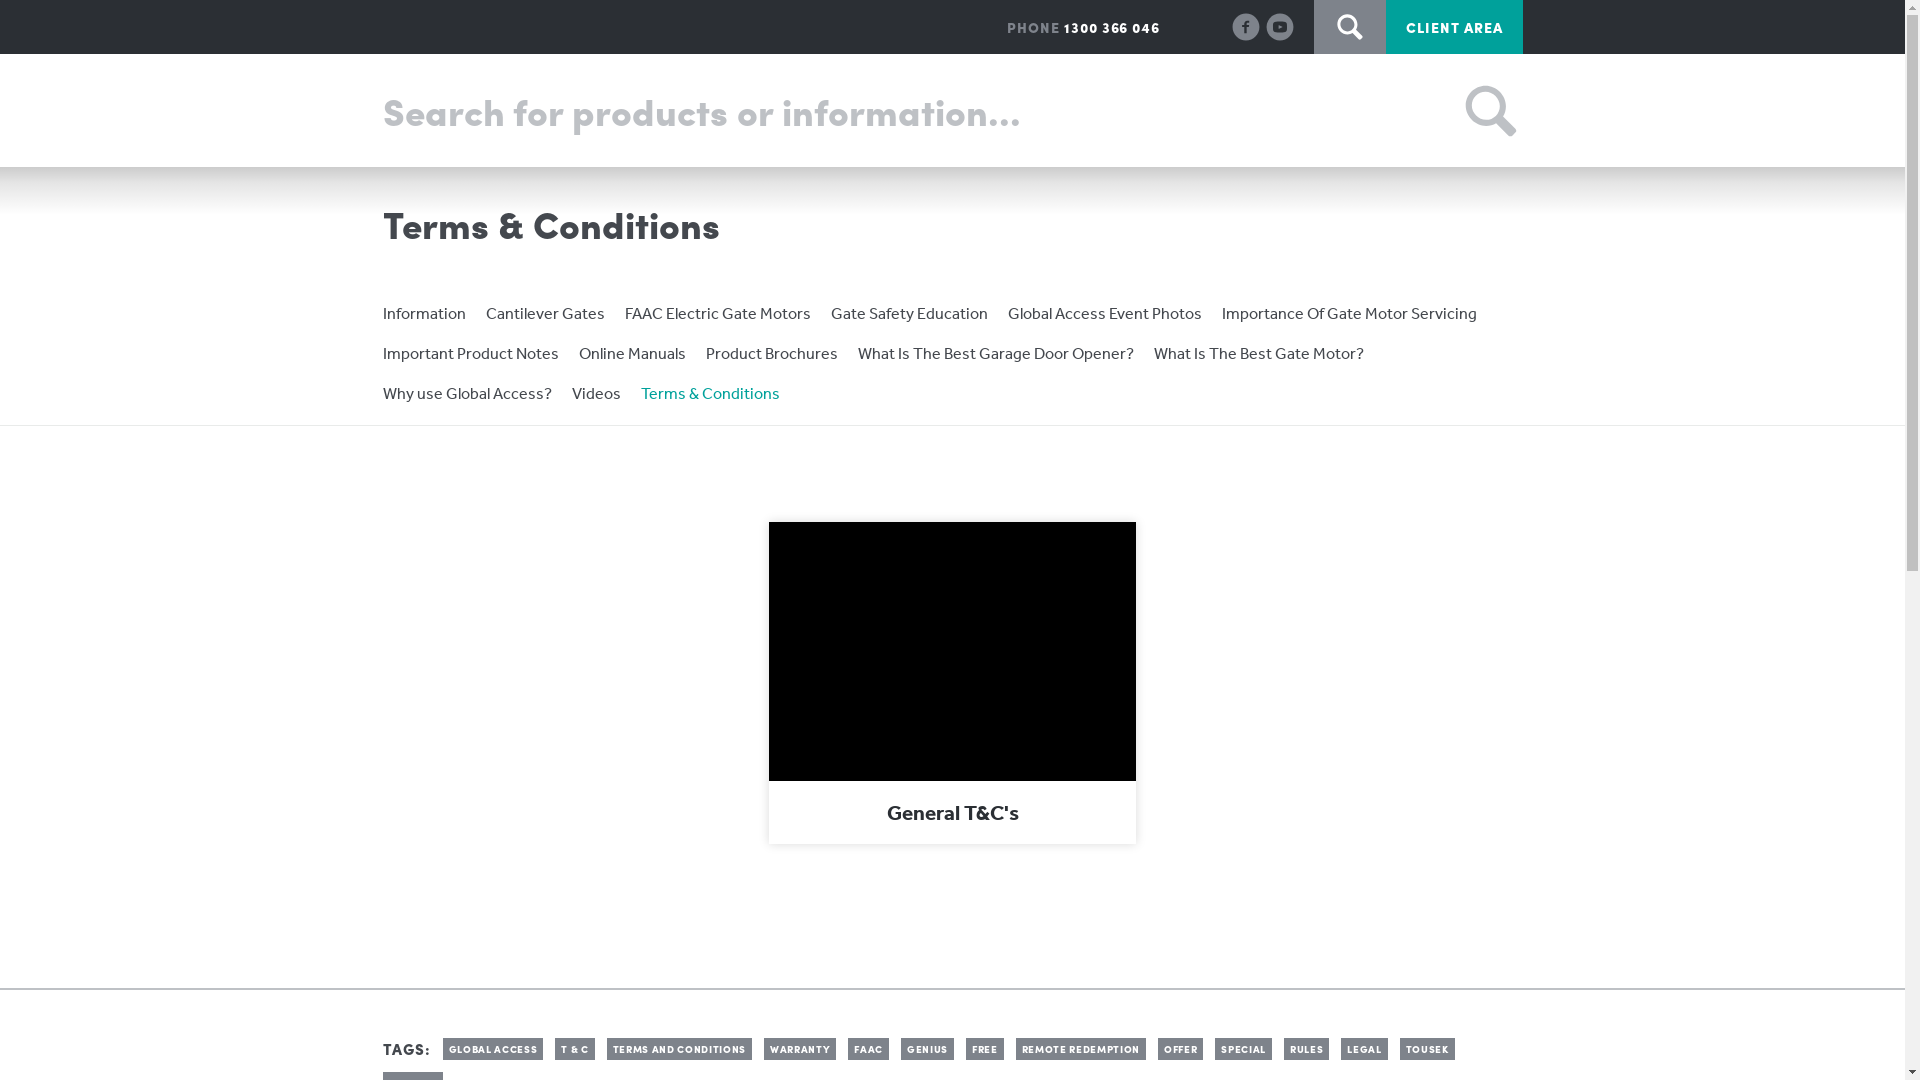 The height and width of the screenshot is (1080, 1920). I want to click on 'SUPPORT', so click(941, 111).